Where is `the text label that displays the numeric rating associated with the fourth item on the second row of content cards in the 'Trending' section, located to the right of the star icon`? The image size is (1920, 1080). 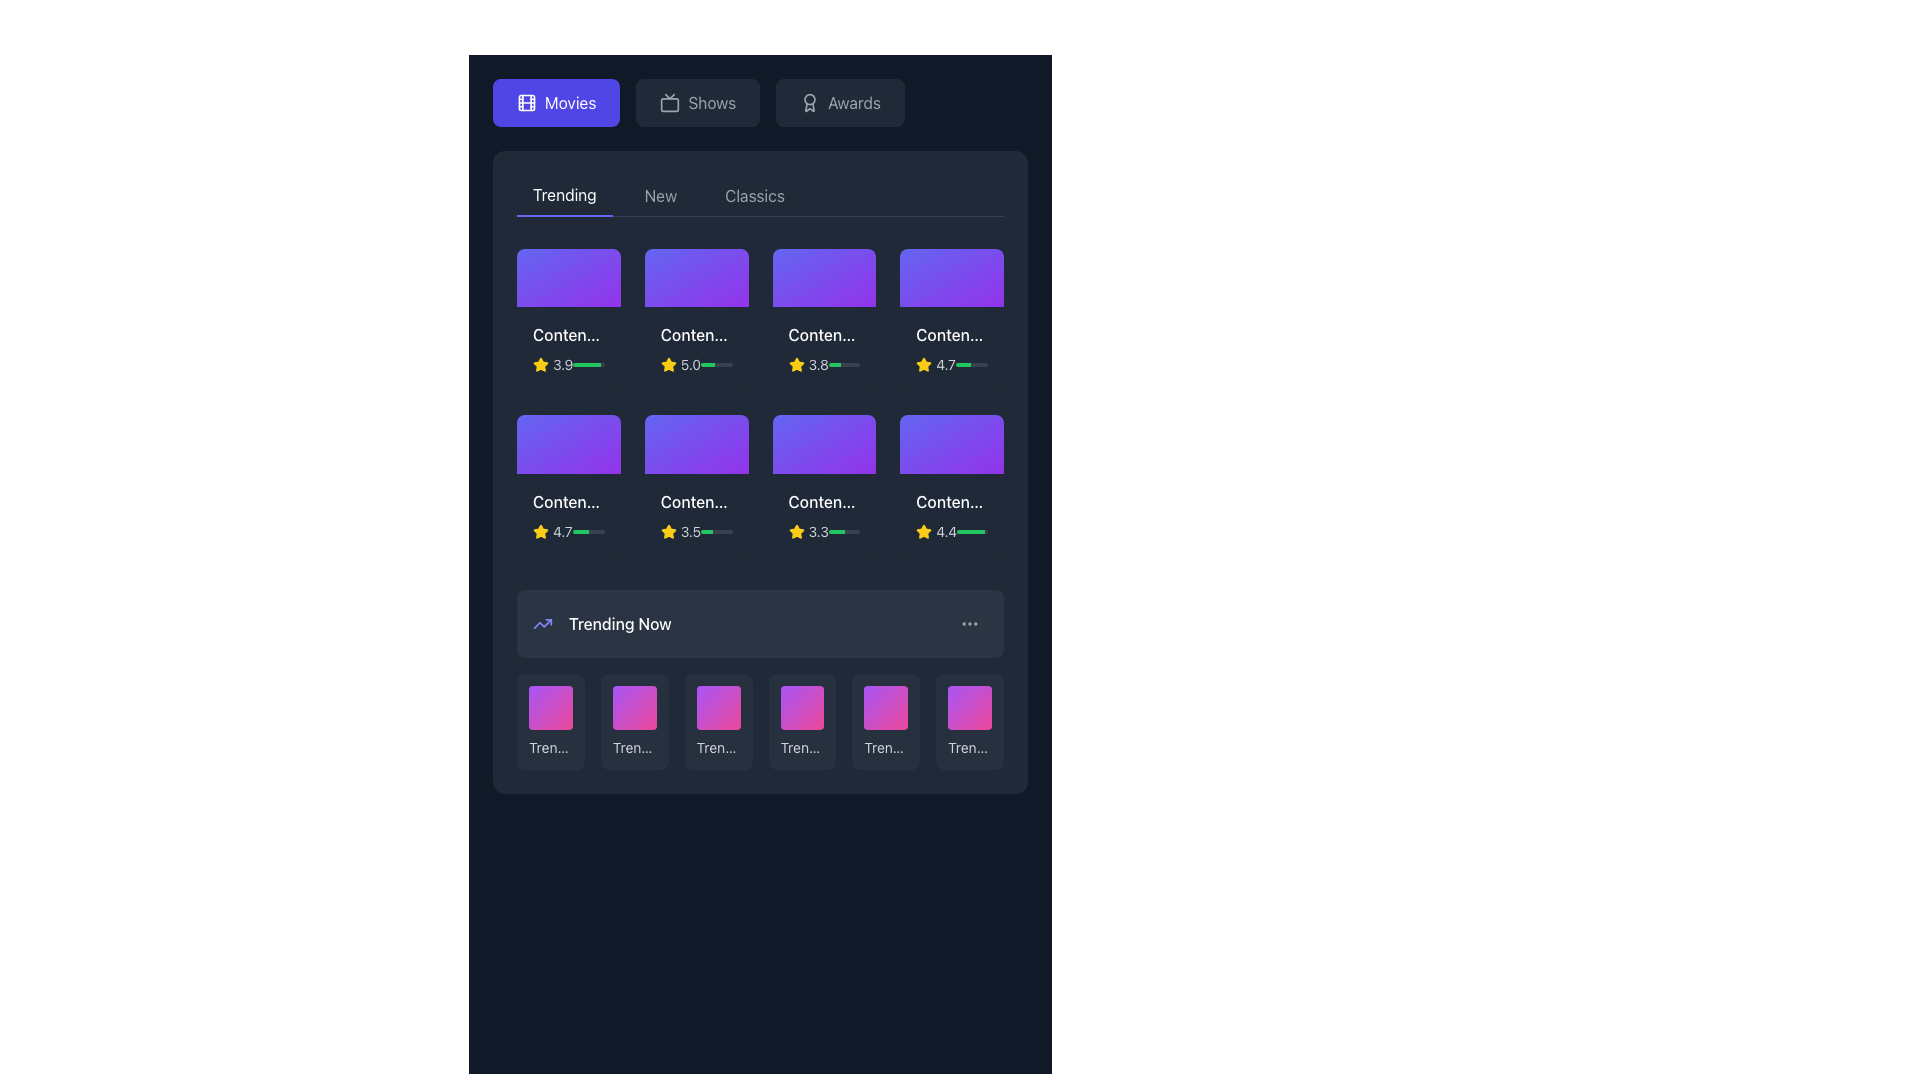
the text label that displays the numeric rating associated with the fourth item on the second row of content cards in the 'Trending' section, located to the right of the star icon is located at coordinates (818, 530).